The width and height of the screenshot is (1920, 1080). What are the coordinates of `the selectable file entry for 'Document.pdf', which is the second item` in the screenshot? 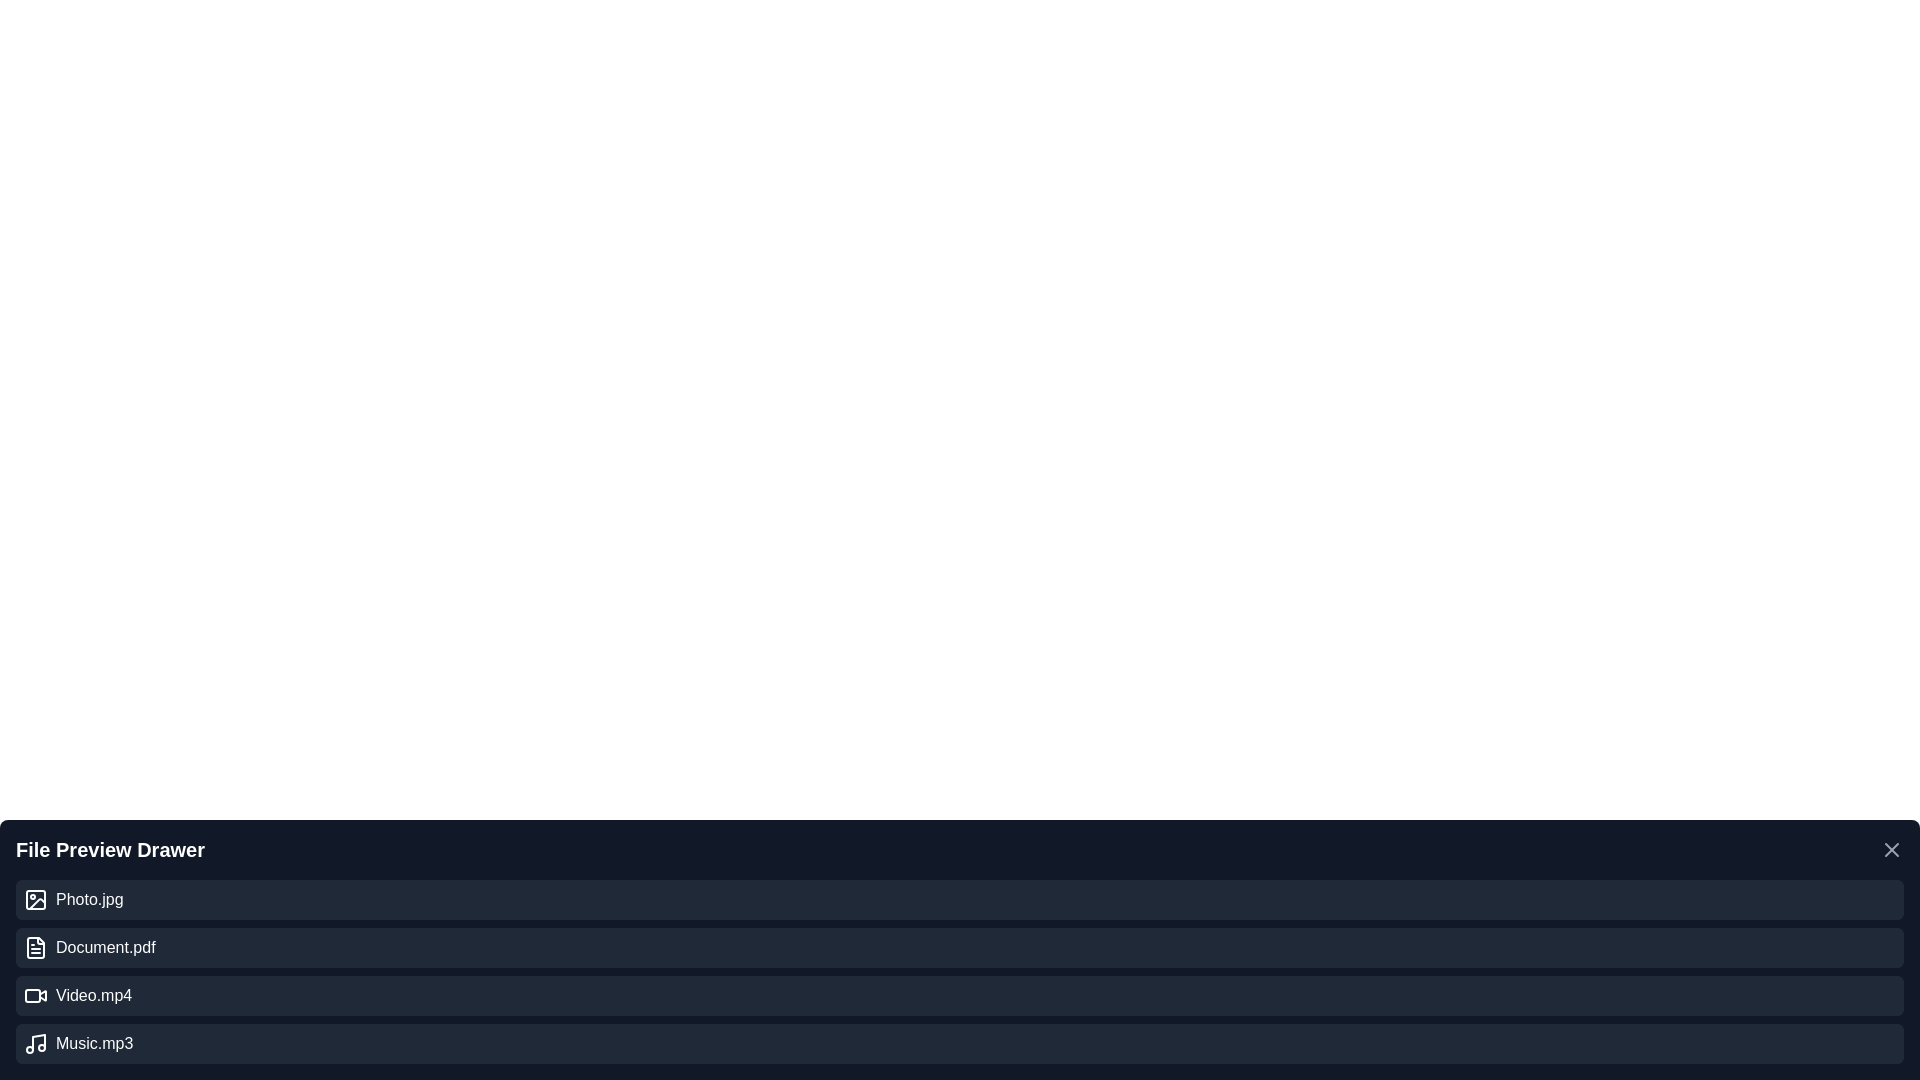 It's located at (960, 947).